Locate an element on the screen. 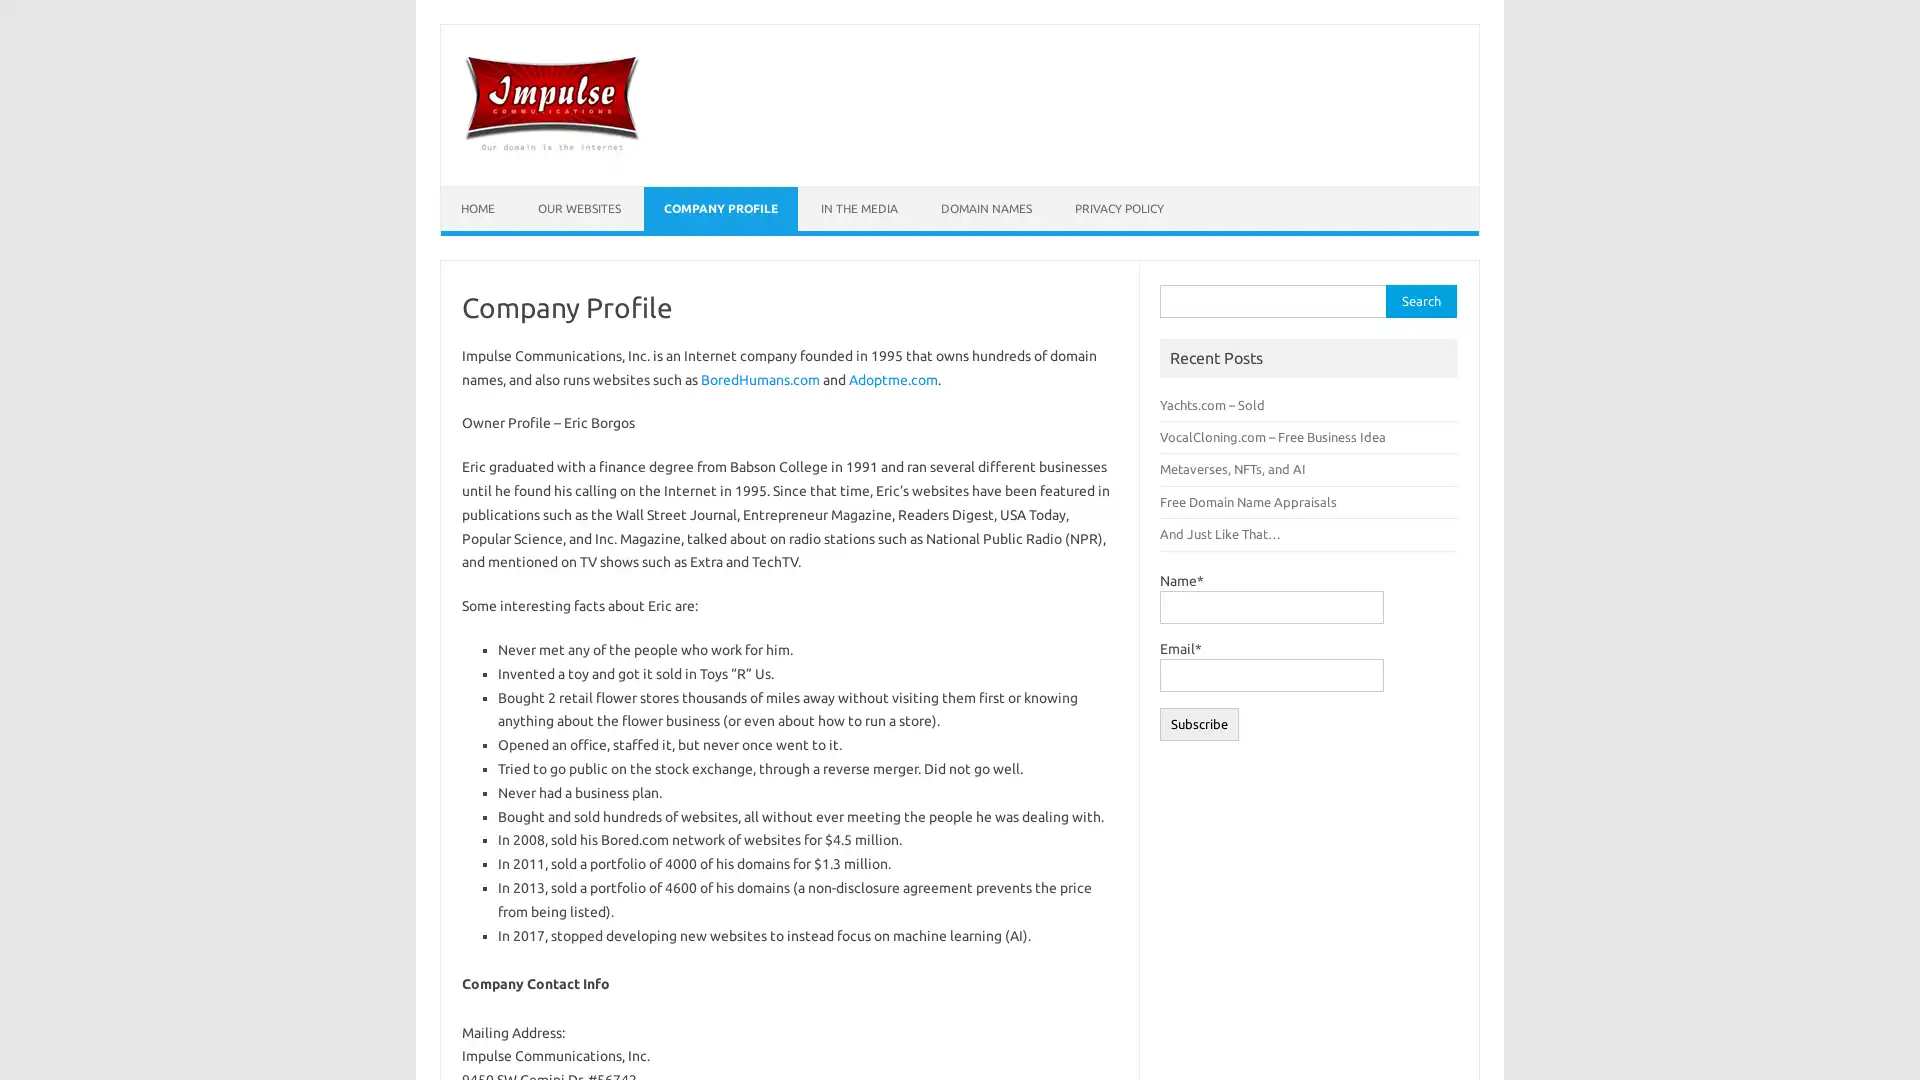 Image resolution: width=1920 pixels, height=1080 pixels. Subscribe is located at coordinates (1199, 723).